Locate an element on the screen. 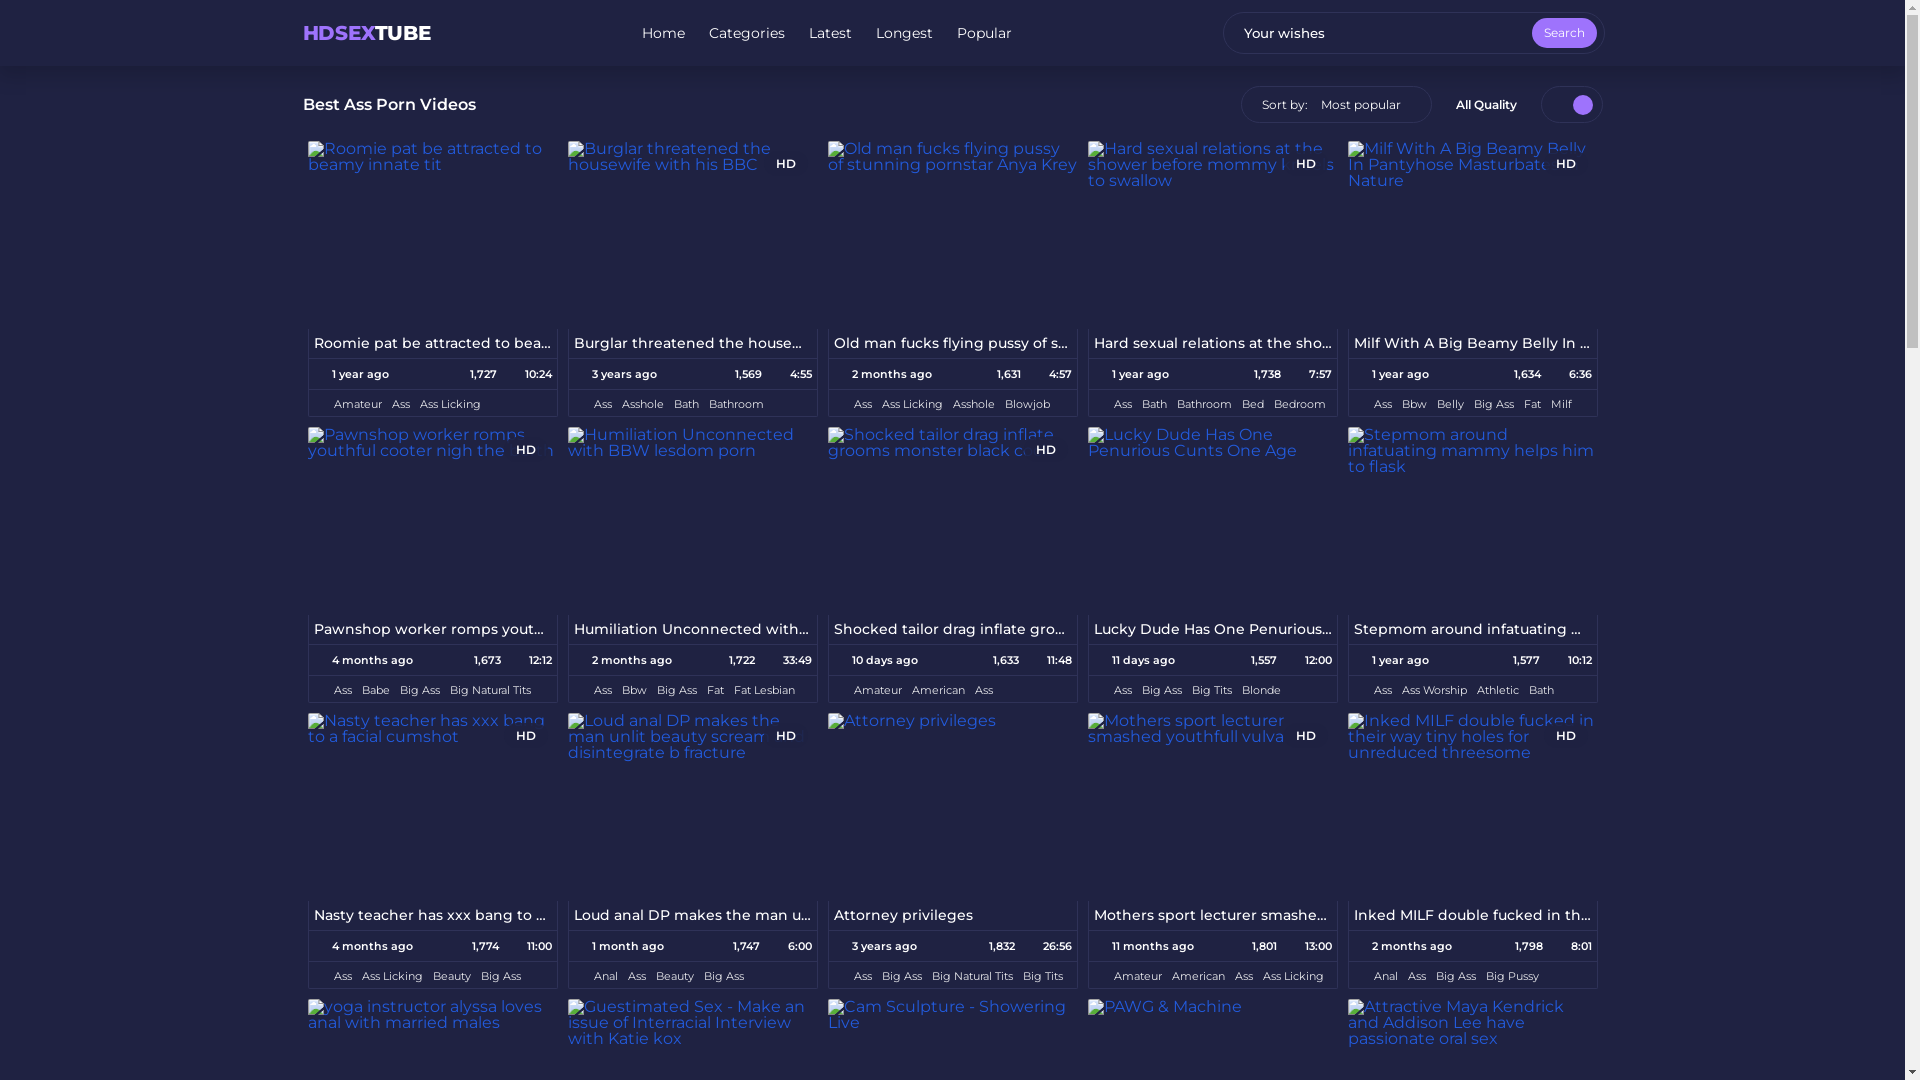 This screenshot has width=1920, height=1080. 'Babe' is located at coordinates (375, 689).